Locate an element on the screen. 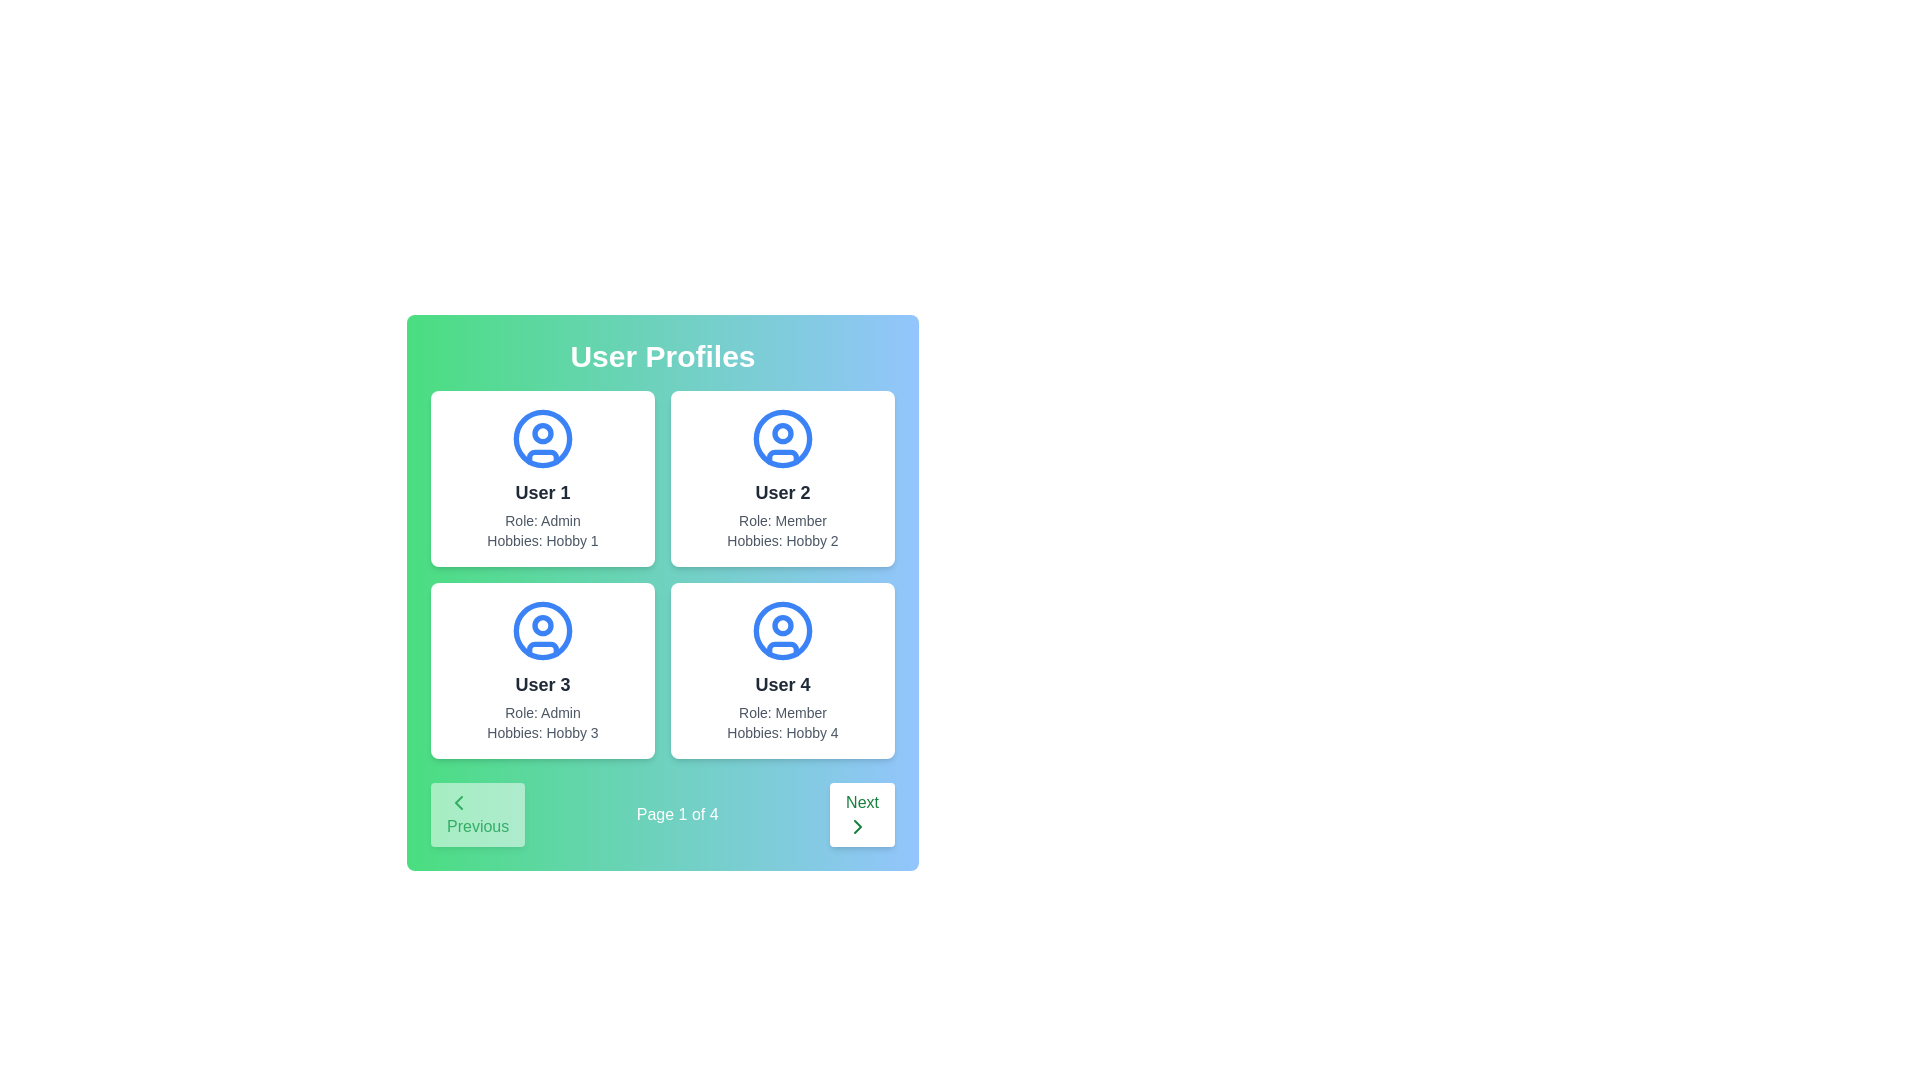  the chevron icon within the 'Previous' button is located at coordinates (458, 801).